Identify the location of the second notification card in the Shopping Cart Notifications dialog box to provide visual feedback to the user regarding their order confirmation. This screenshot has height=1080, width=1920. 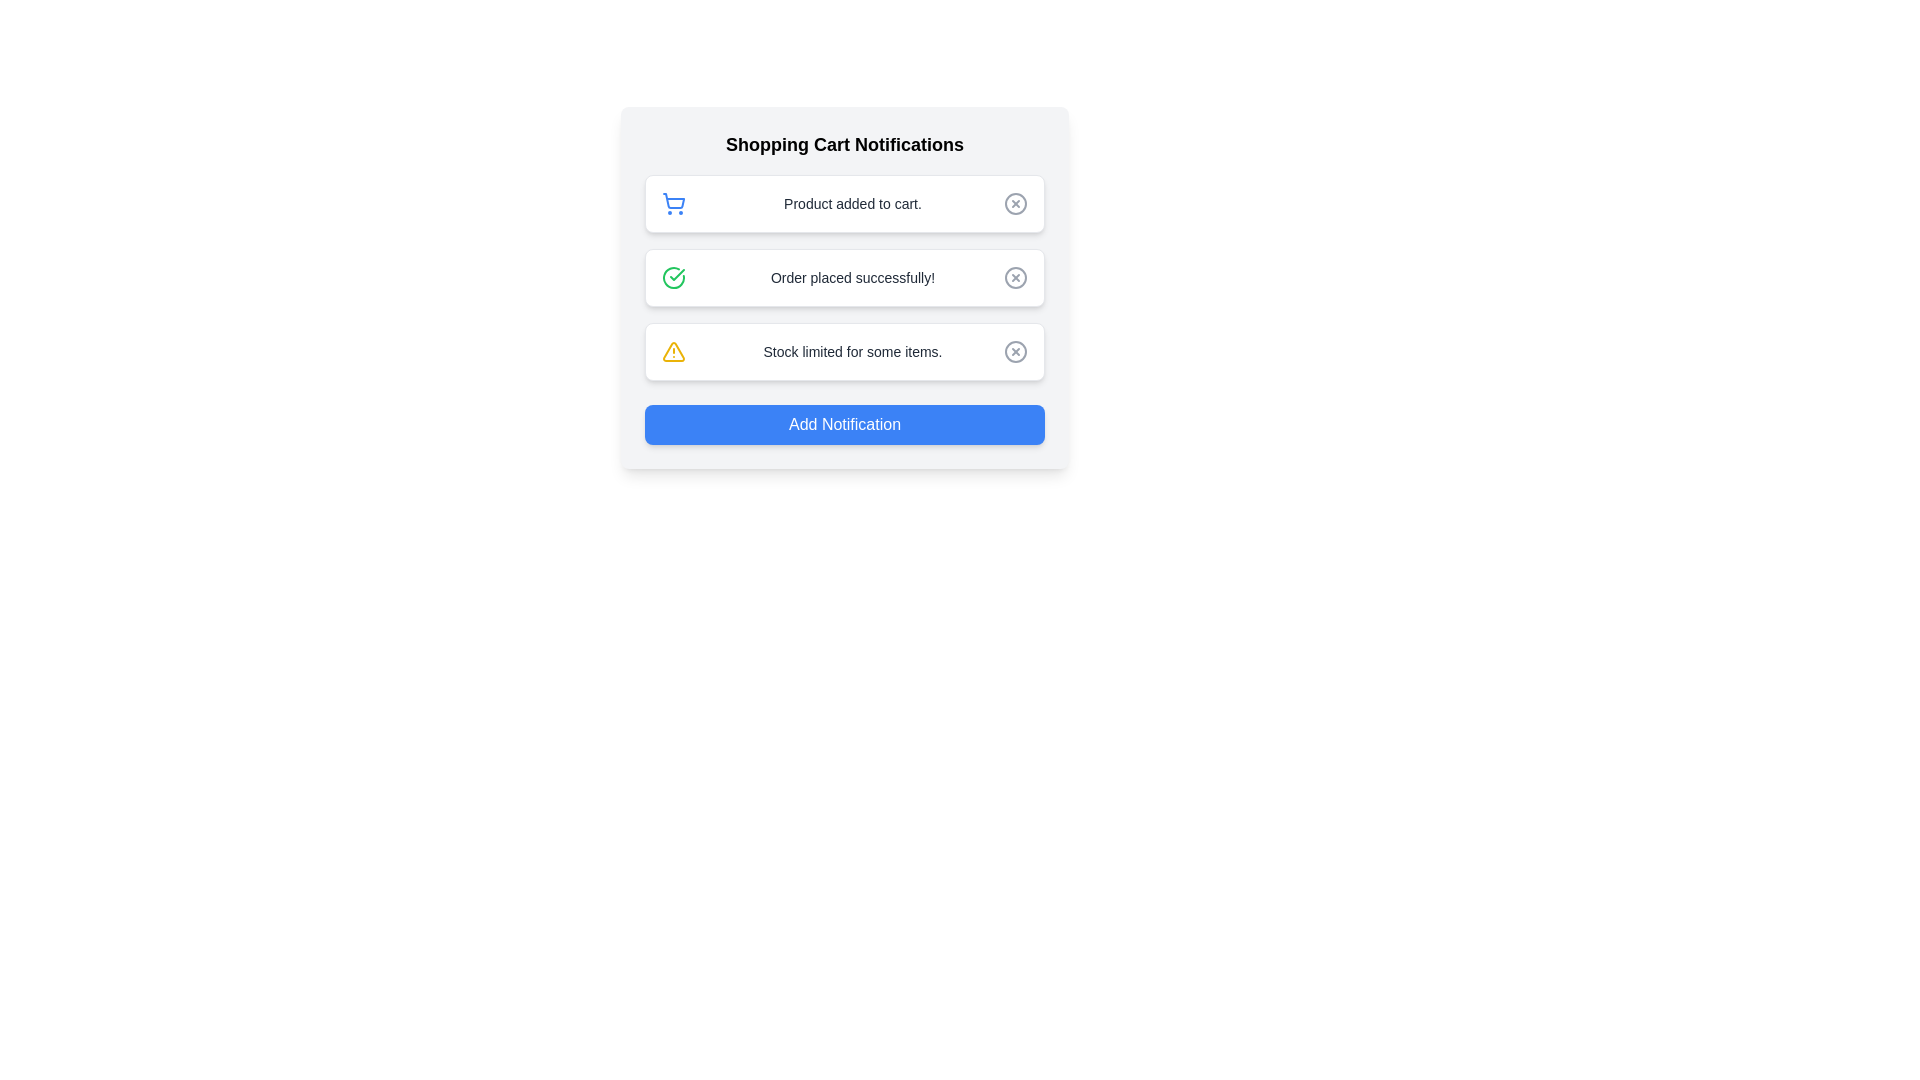
(844, 288).